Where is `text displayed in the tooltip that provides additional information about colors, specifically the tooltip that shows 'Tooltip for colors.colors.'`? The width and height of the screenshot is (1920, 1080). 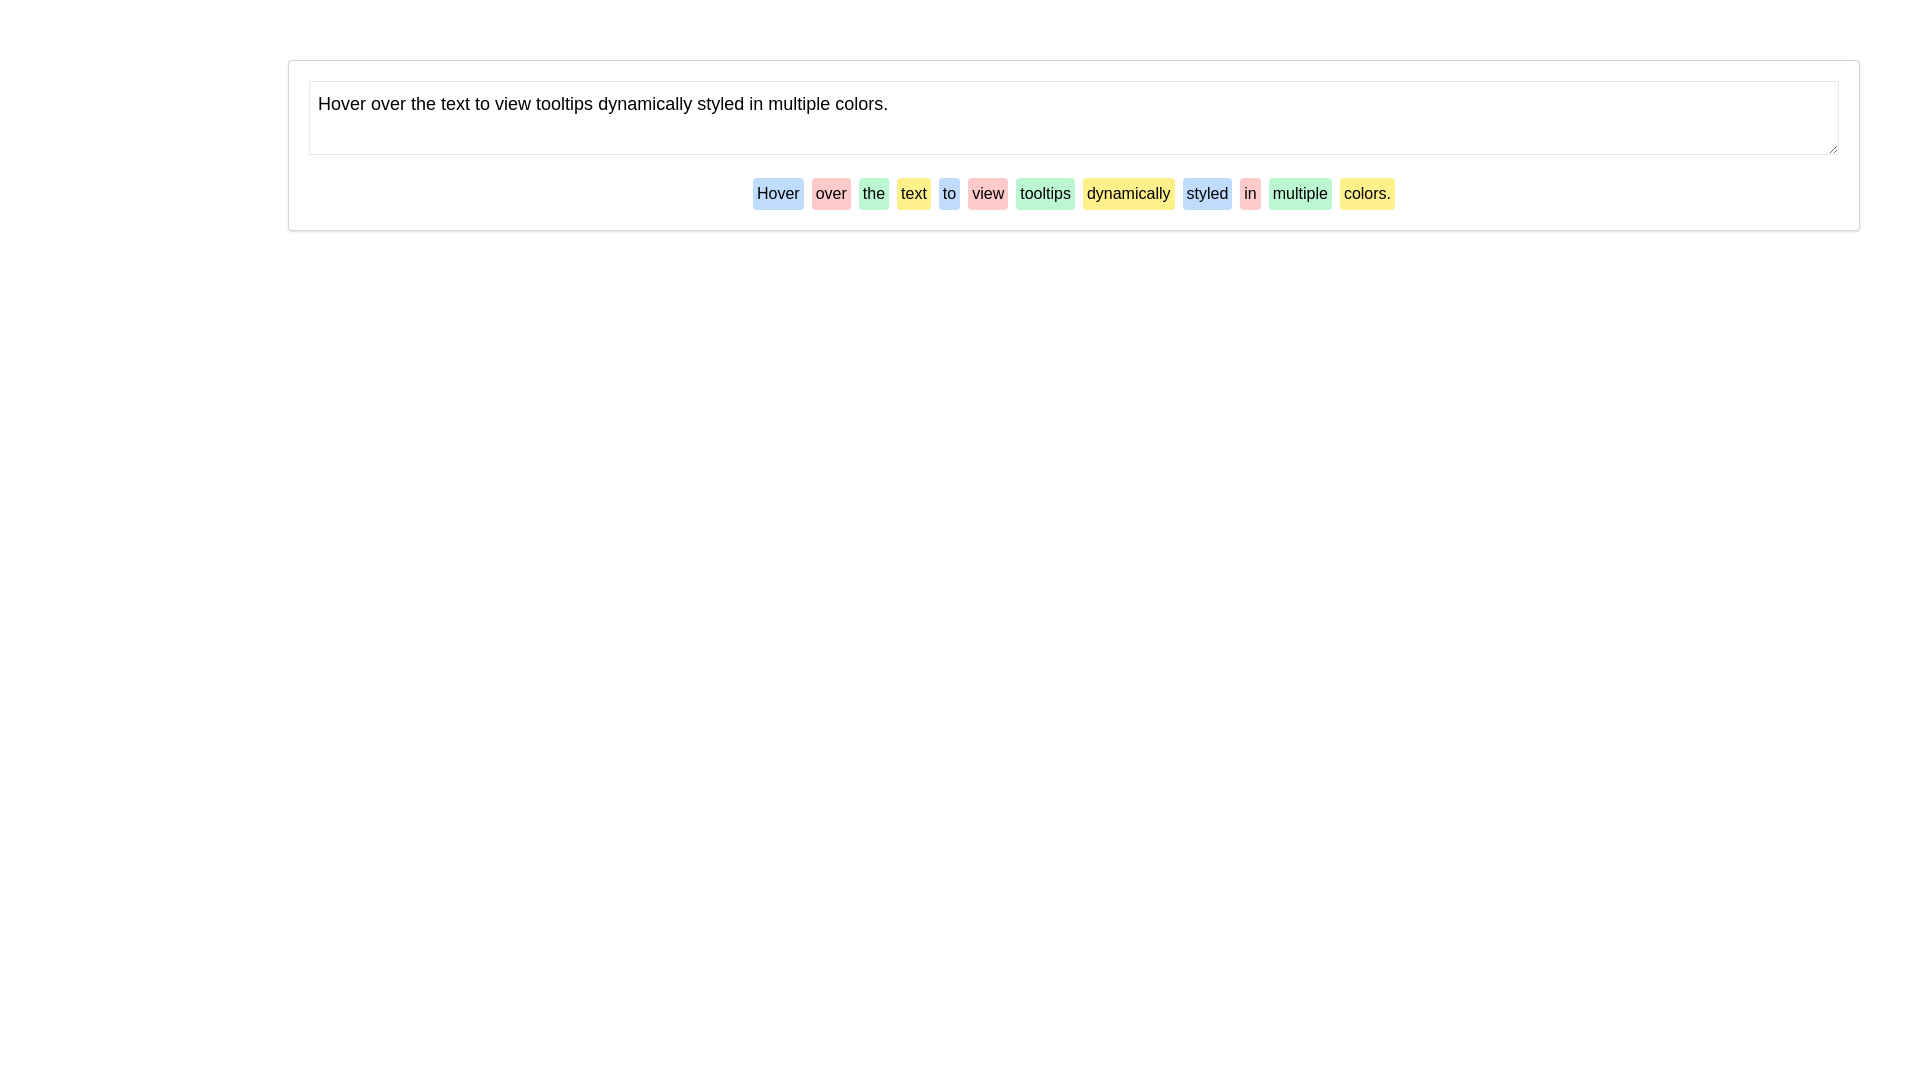 text displayed in the tooltip that provides additional information about colors, specifically the tooltip that shows 'Tooltip for colors.colors.' is located at coordinates (1366, 193).